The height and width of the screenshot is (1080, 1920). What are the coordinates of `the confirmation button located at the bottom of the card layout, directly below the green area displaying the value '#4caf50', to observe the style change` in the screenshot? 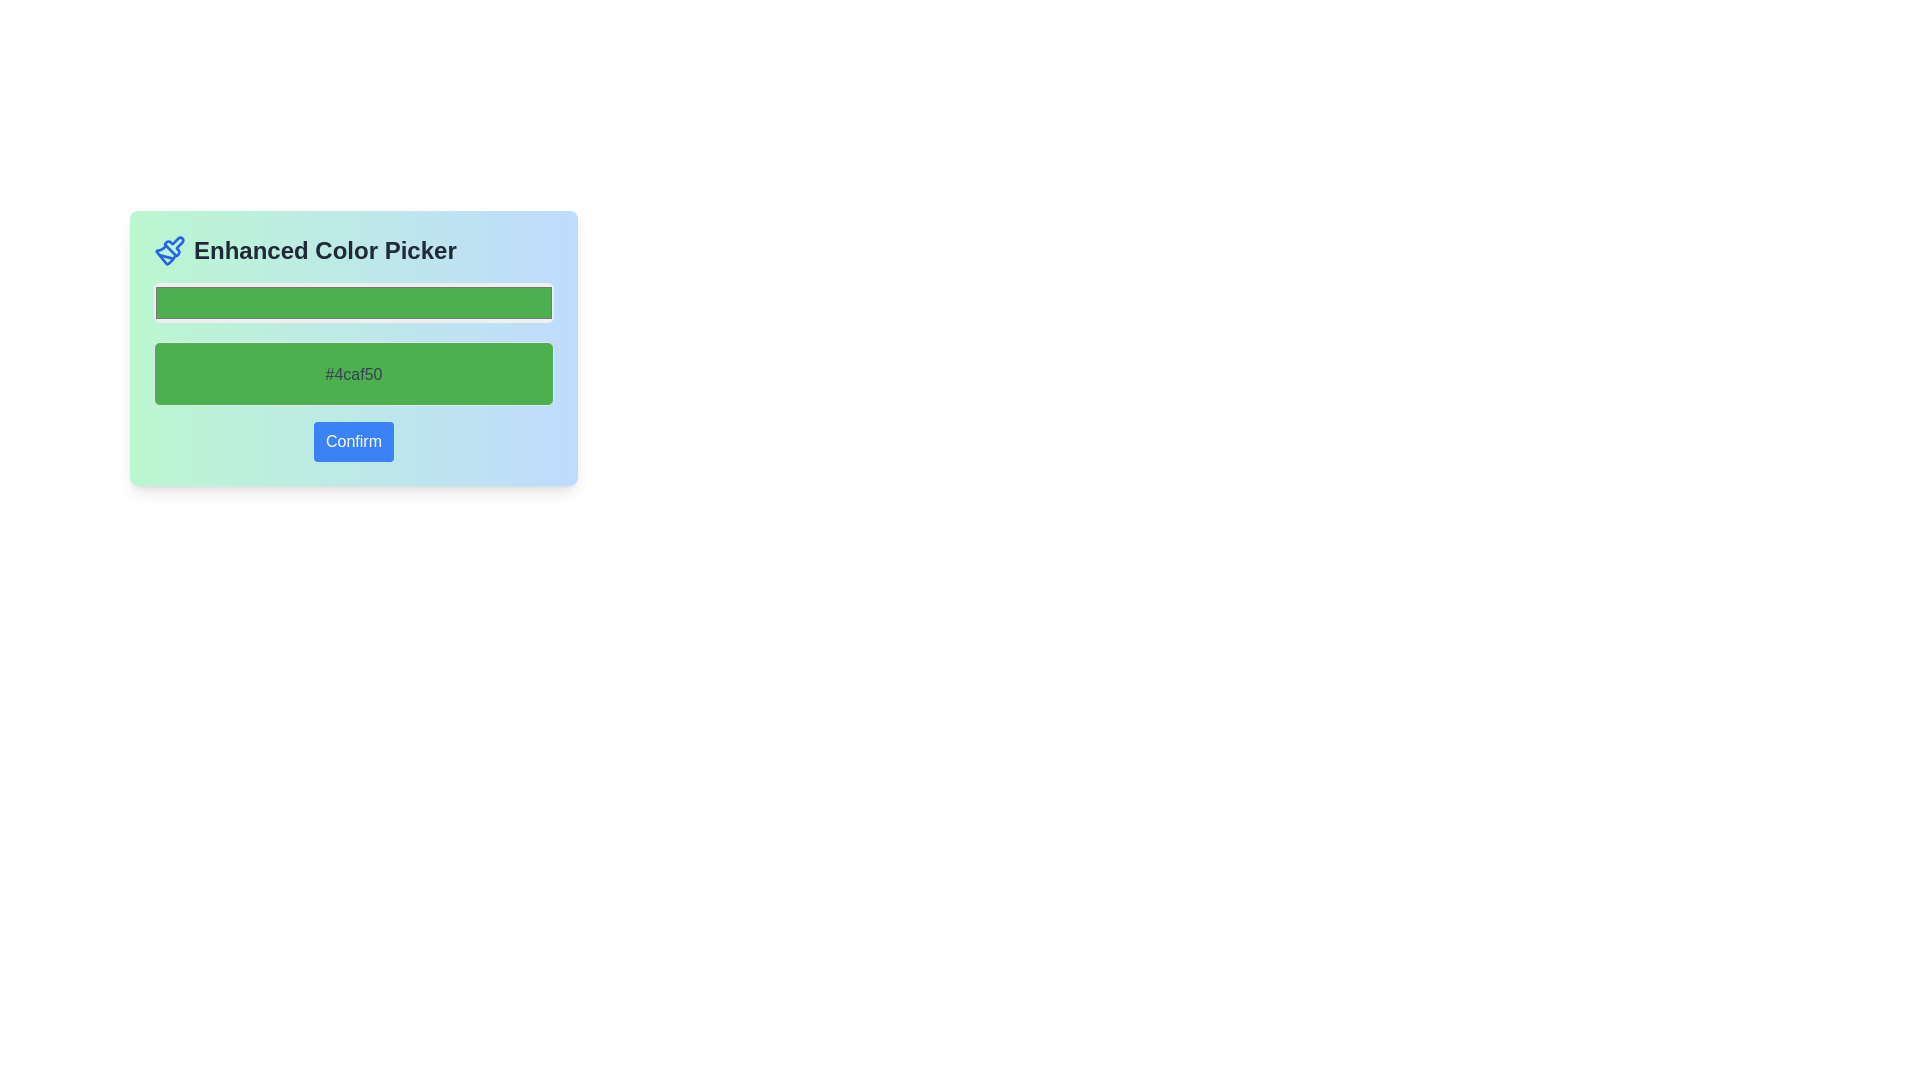 It's located at (354, 441).